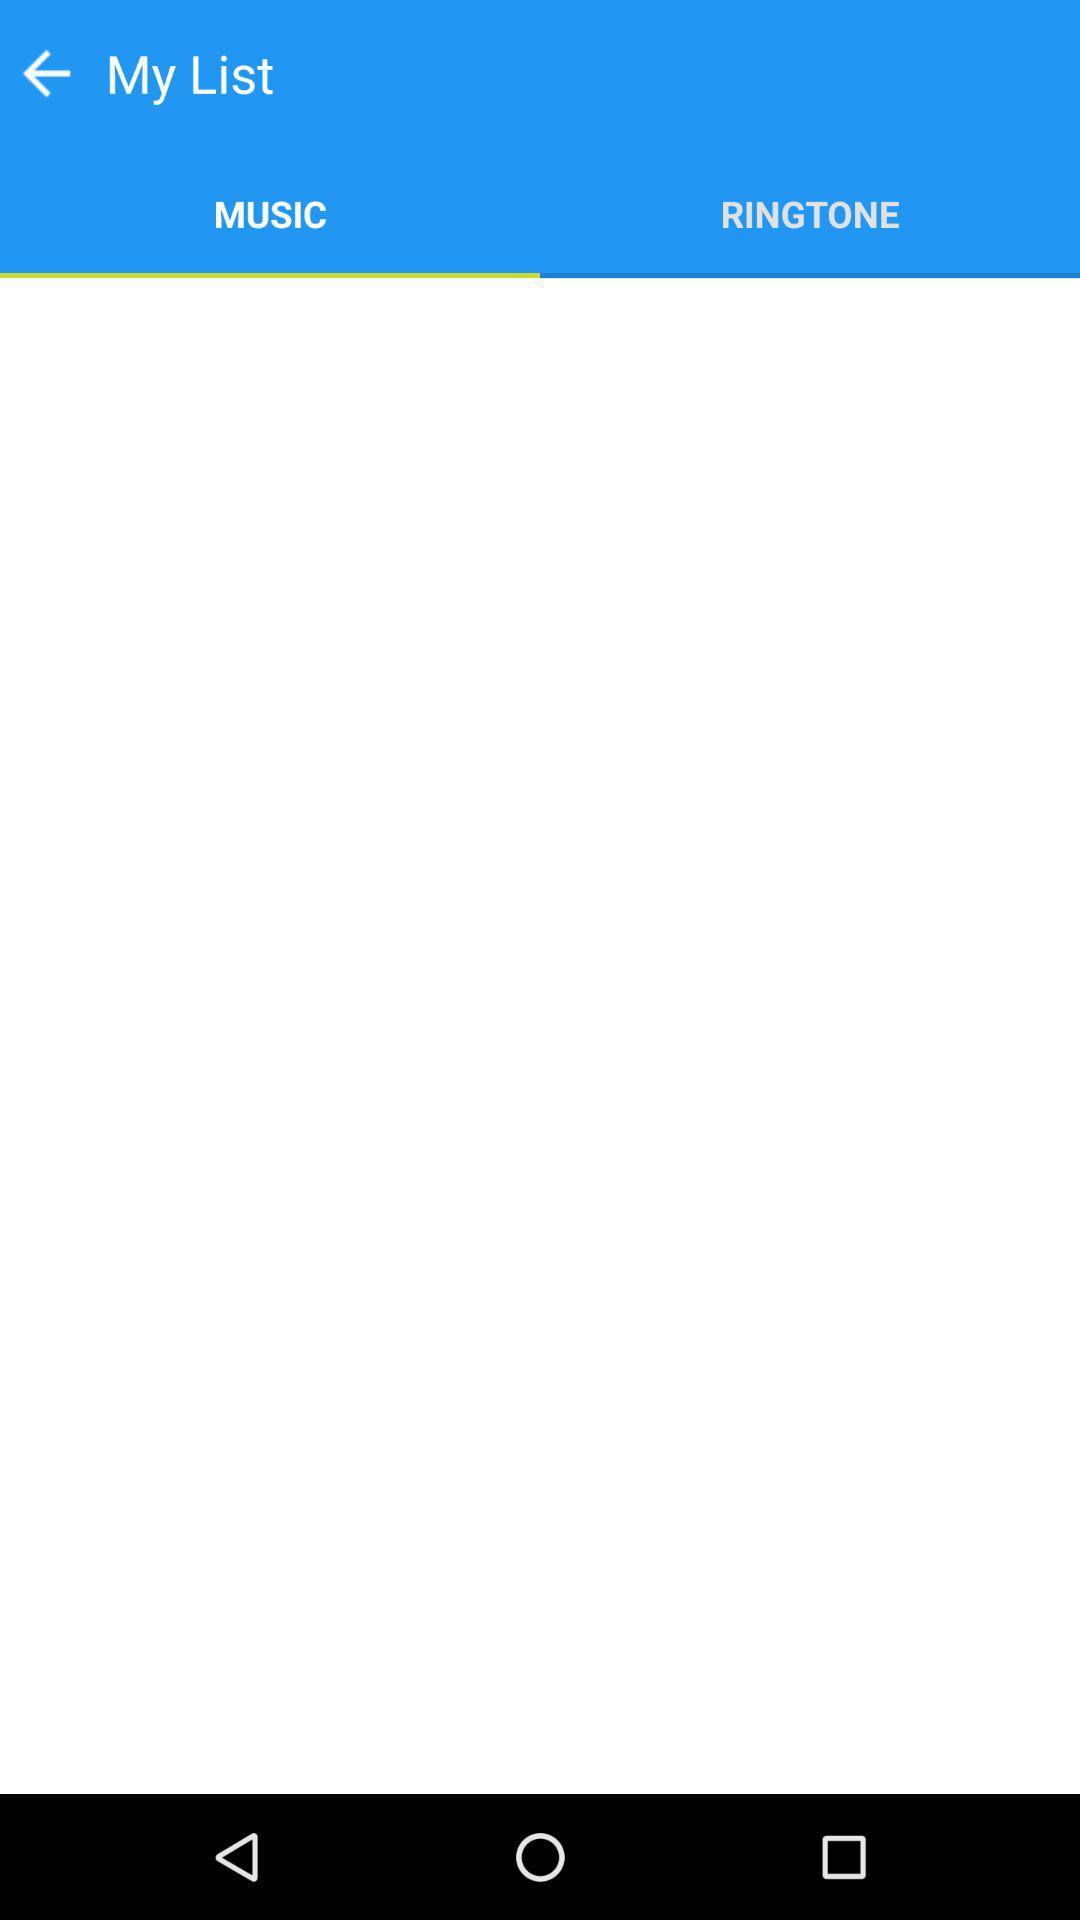 This screenshot has height=1920, width=1080. Describe the element at coordinates (810, 212) in the screenshot. I see `the ringtone app` at that location.